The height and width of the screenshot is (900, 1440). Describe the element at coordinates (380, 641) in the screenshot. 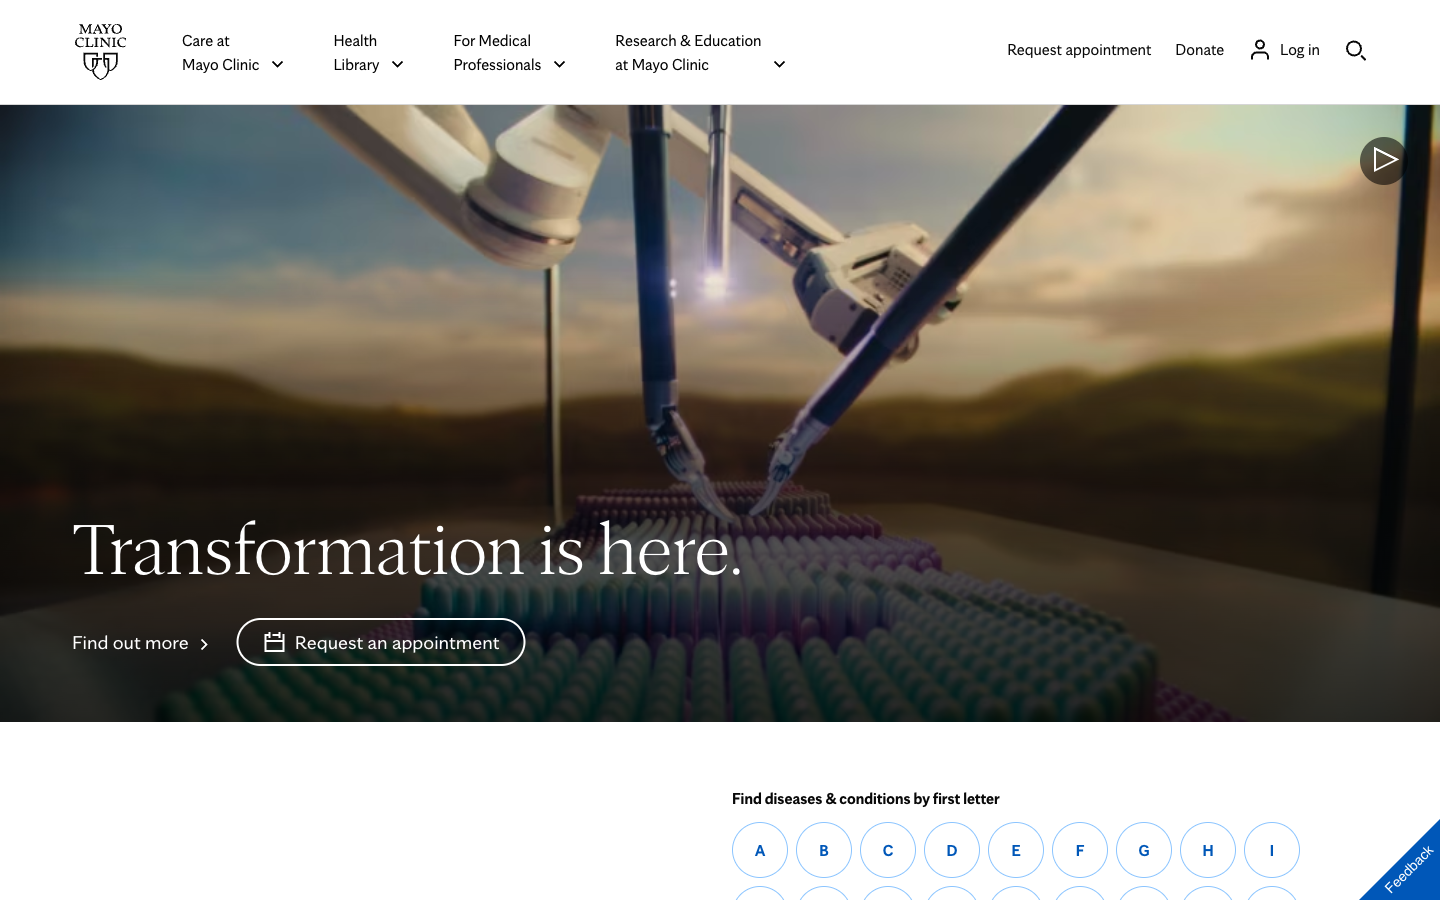

I see `Schedule a session with the help of the Mayoclinic animation` at that location.